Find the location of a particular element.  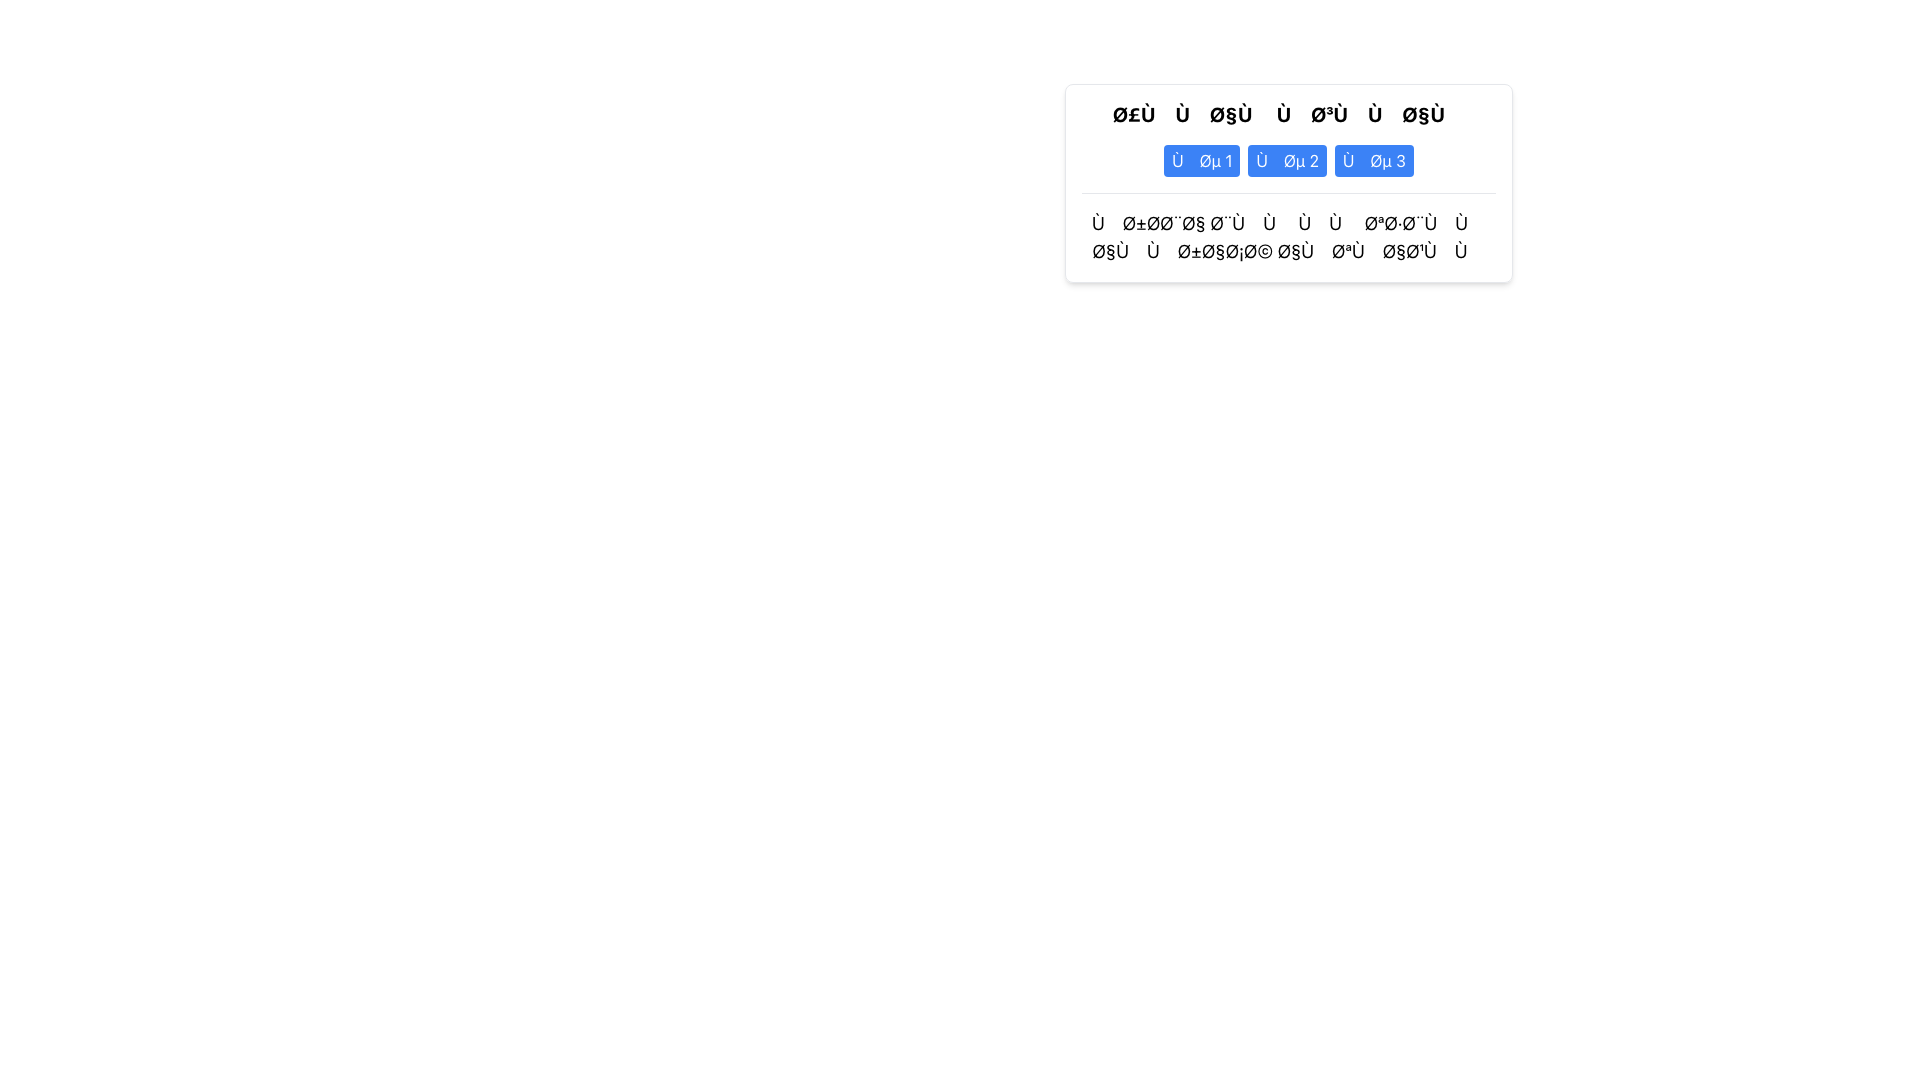

the first button labeled 'Ùنص 1', which is a blue rectangular button with white text, located slightly to the right of the center in the upper part of the interface is located at coordinates (1201, 160).